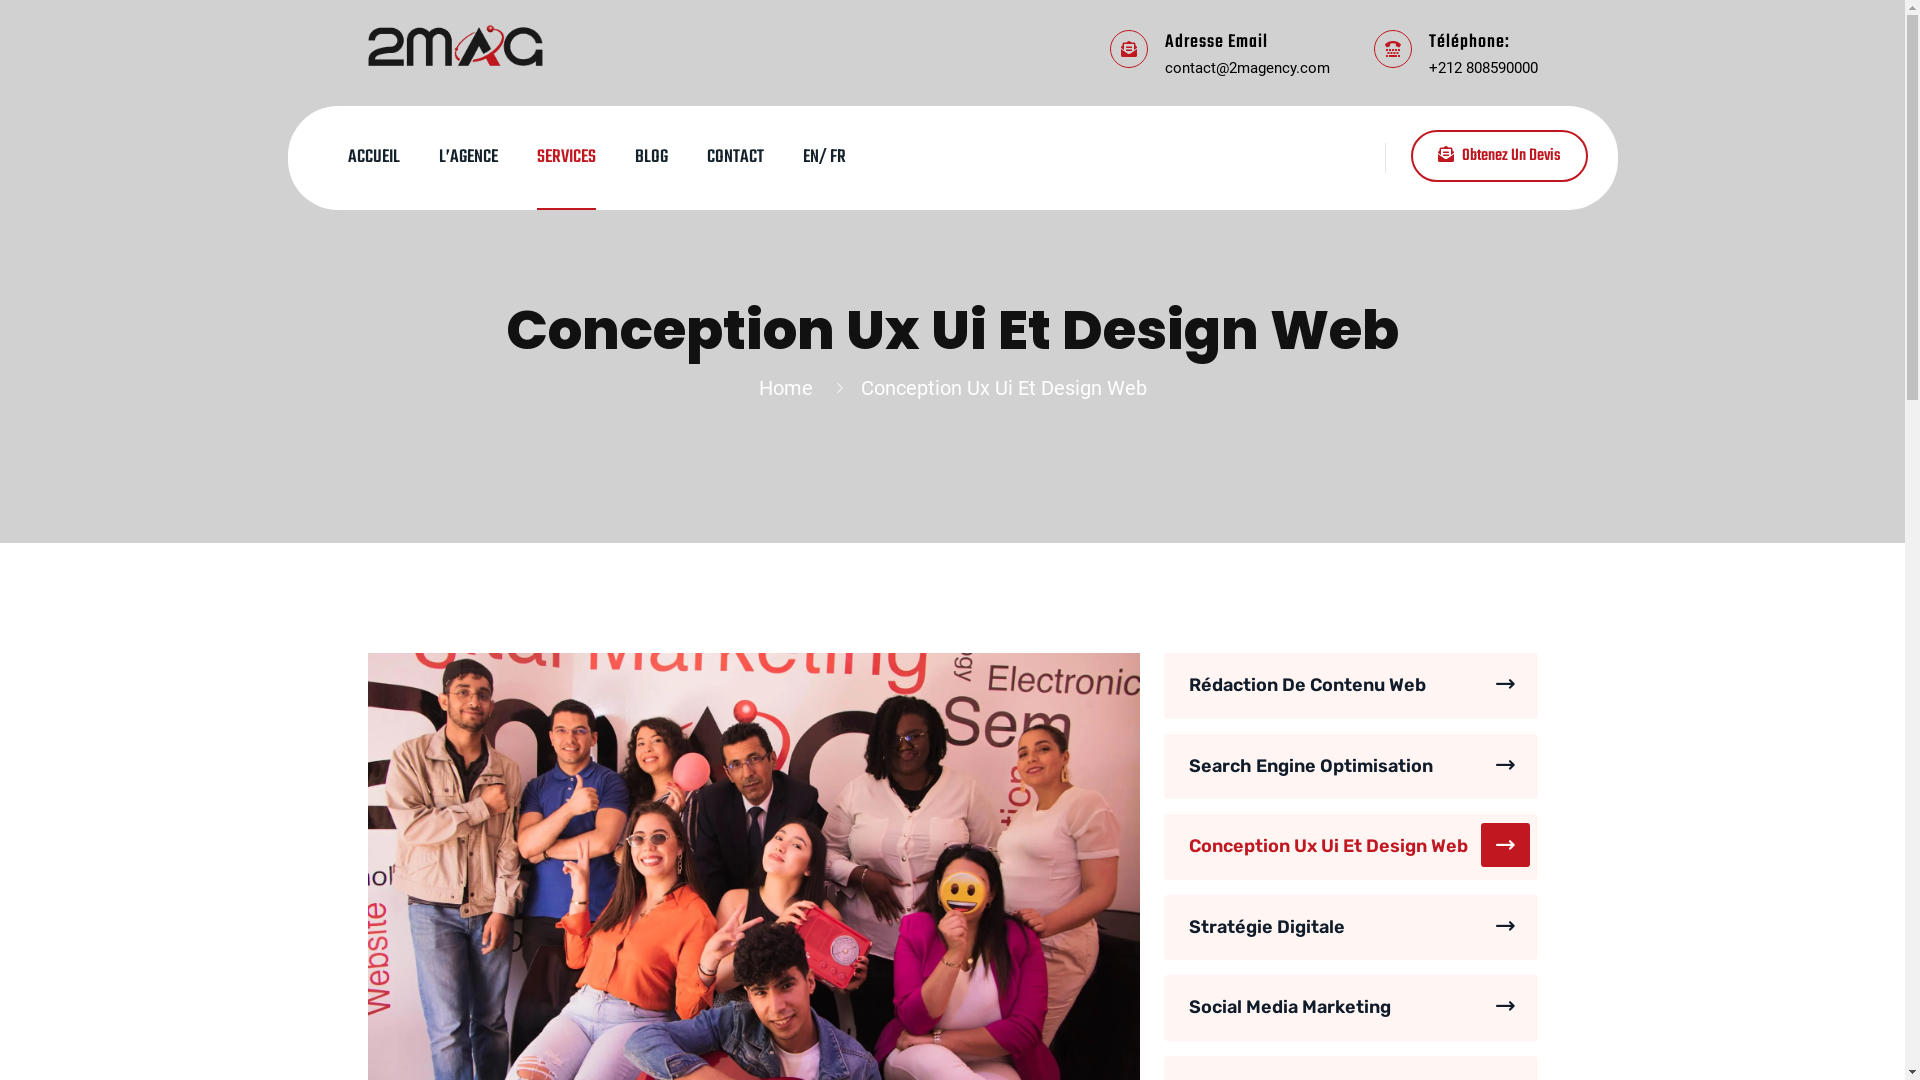 This screenshot has width=1920, height=1080. Describe the element at coordinates (650, 157) in the screenshot. I see `'BLOG'` at that location.